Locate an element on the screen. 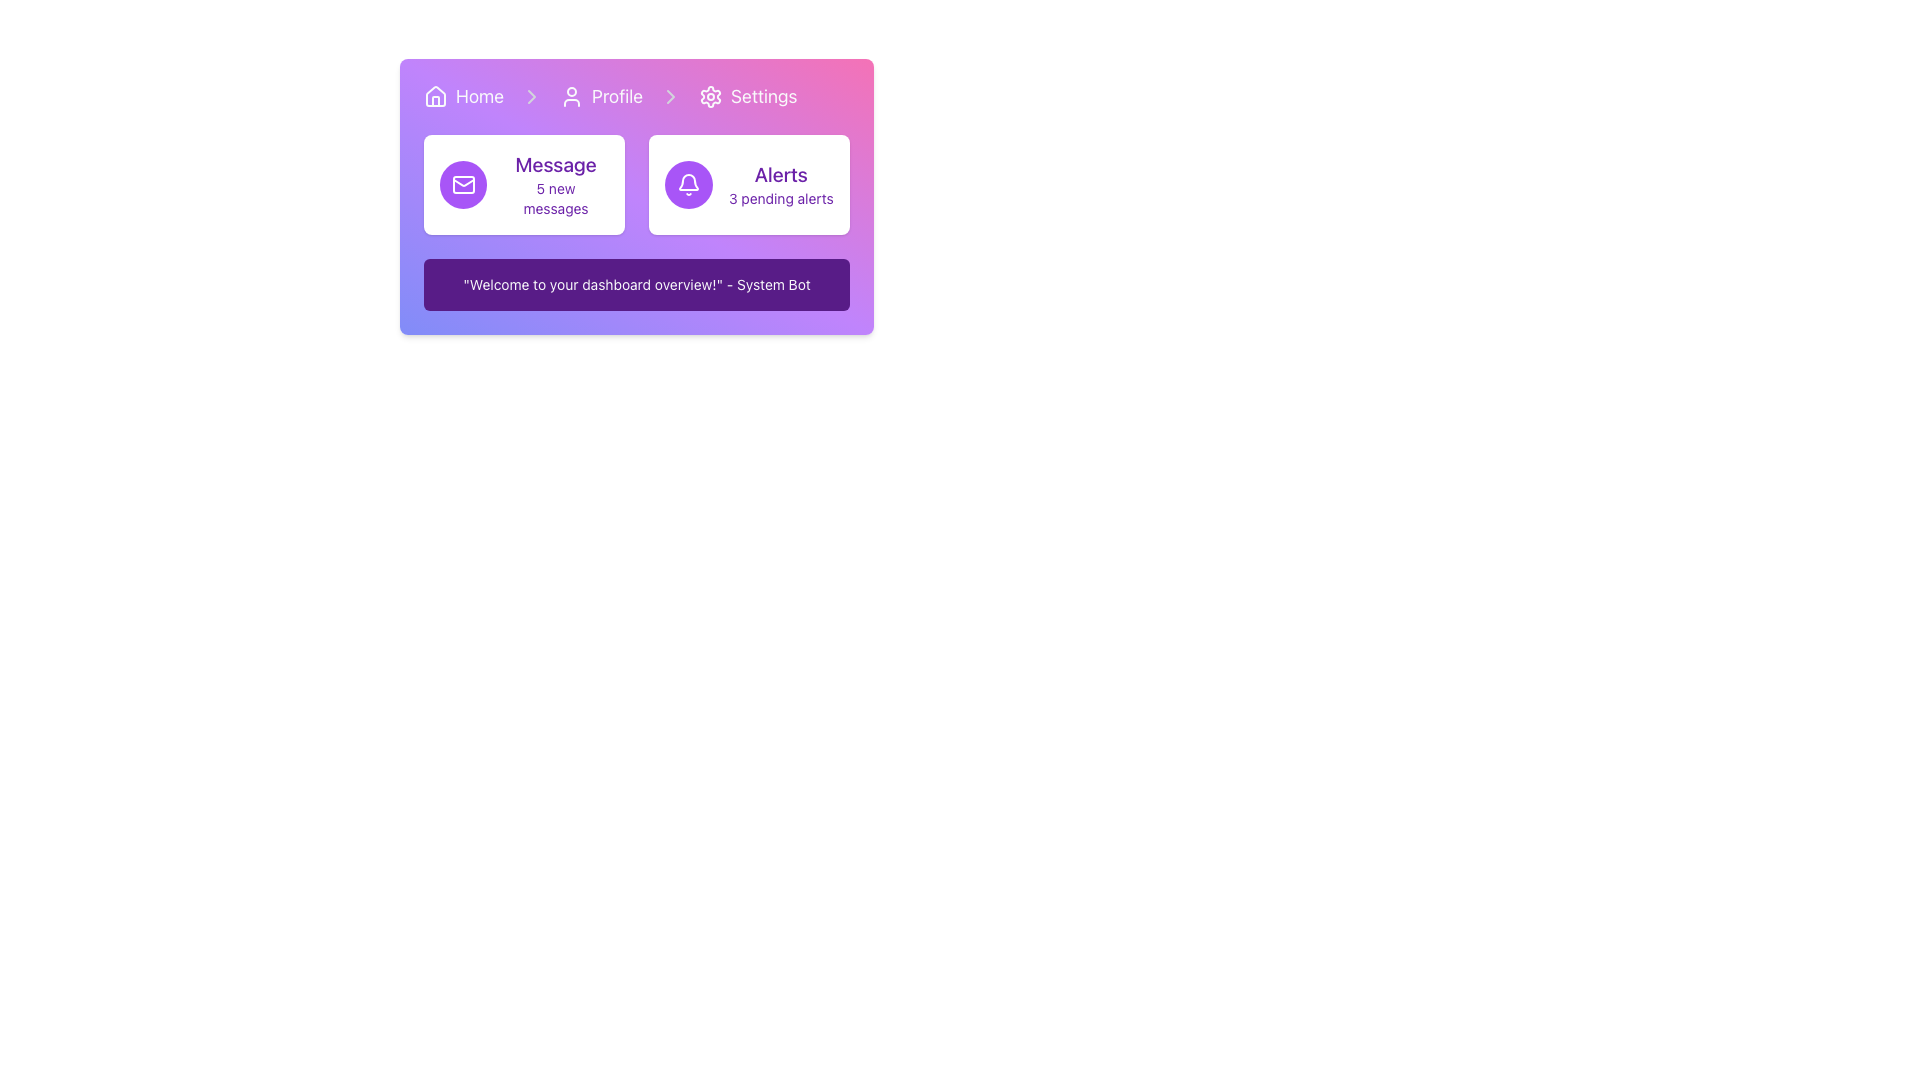  the text label indicating 'Messages' located at the upper section of the card, directly above '5 new messages' is located at coordinates (556, 164).